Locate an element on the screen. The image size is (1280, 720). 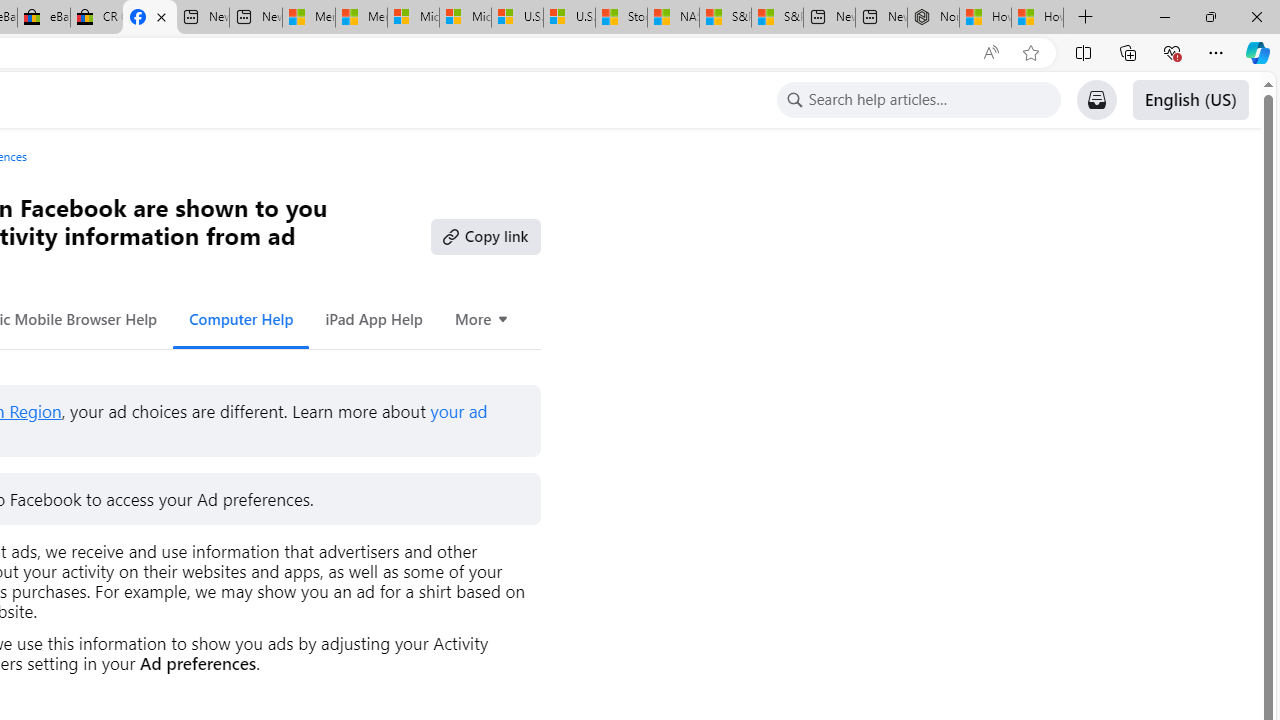
'S&P 500, Nasdaq end lower, weighed by Nvidia dip | Watch' is located at coordinates (775, 17).